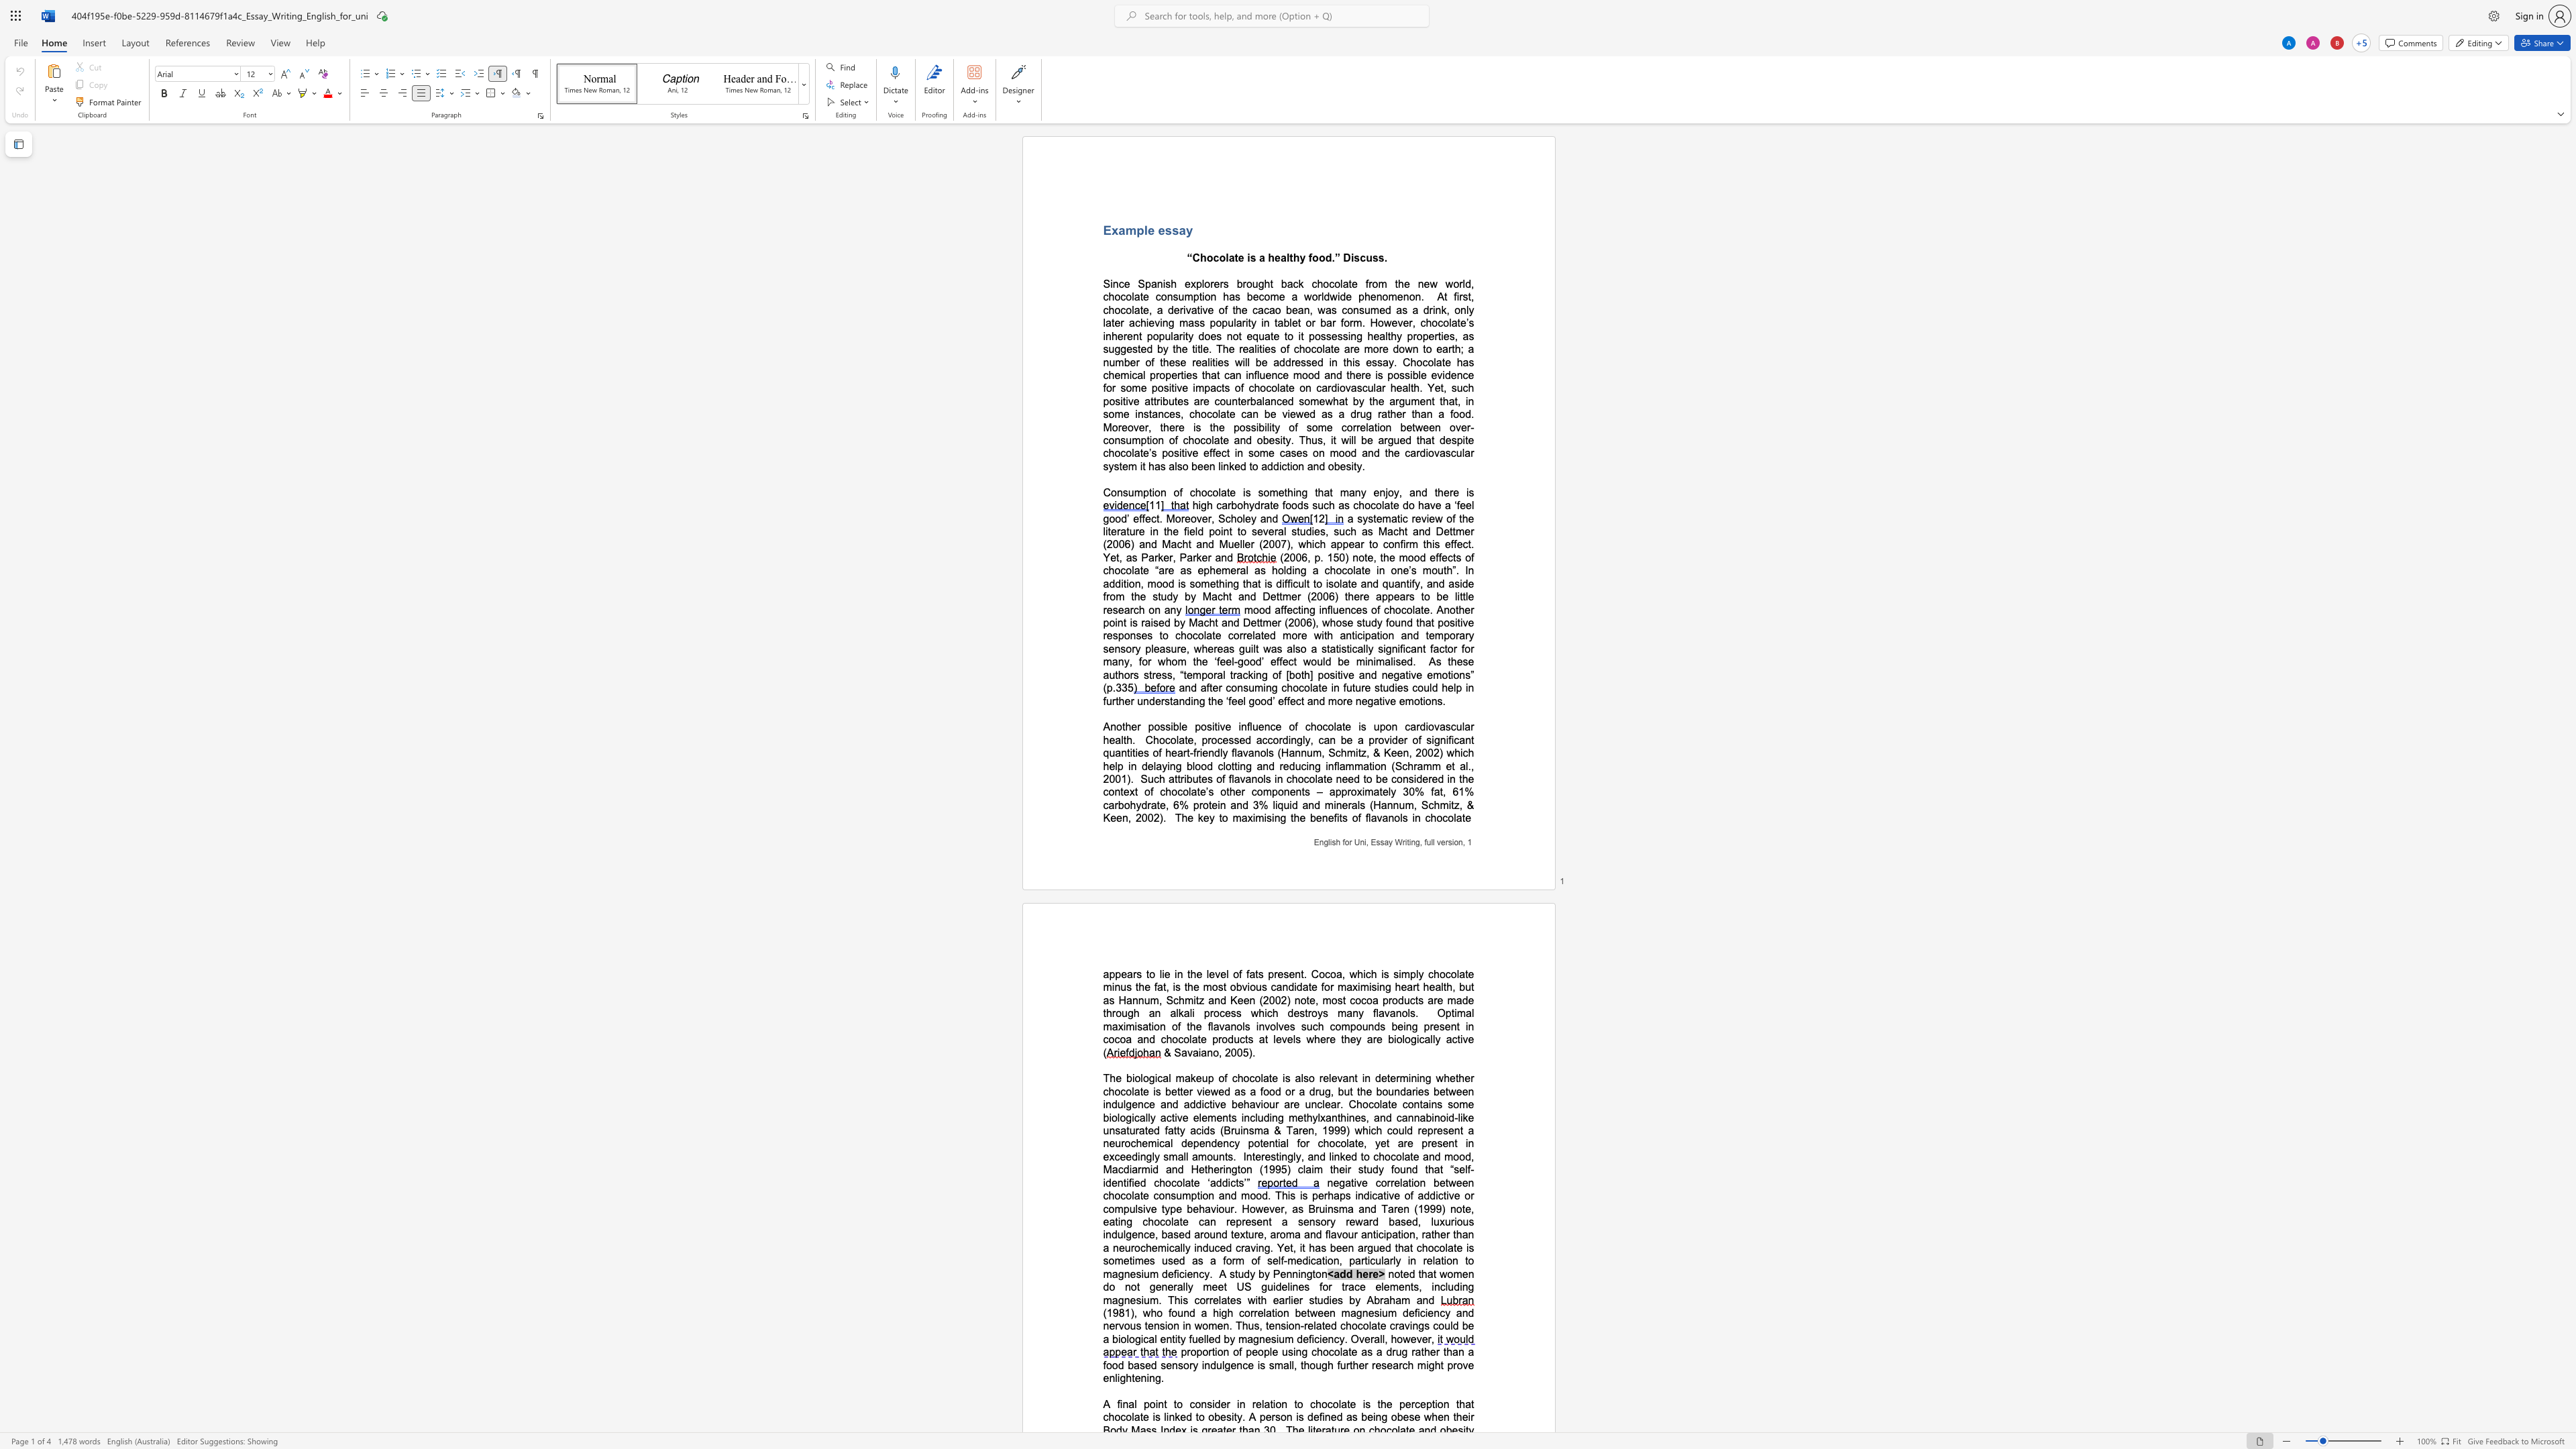  What do you see at coordinates (1185, 1157) in the screenshot?
I see `the space between the continuous character "l" and "l" in the text` at bounding box center [1185, 1157].